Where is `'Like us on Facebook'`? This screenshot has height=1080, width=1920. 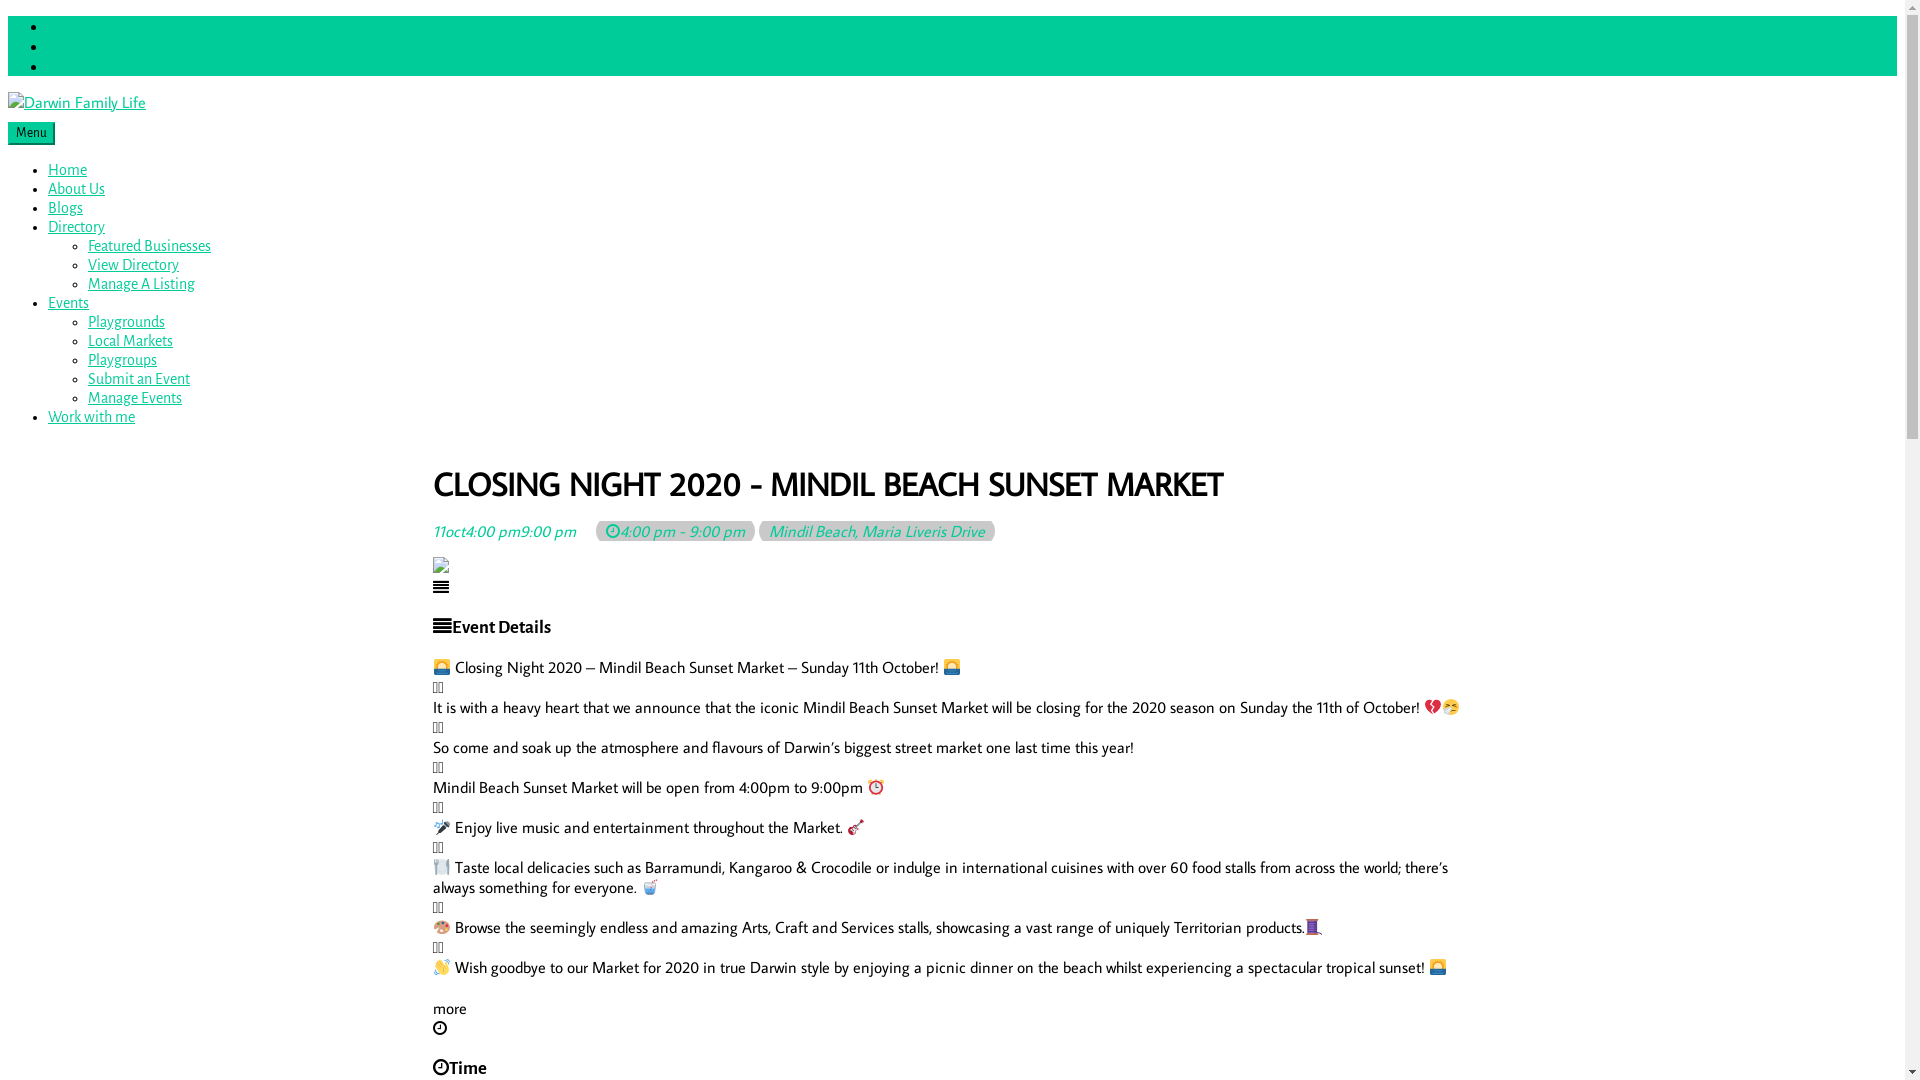
'Like us on Facebook' is located at coordinates (112, 45).